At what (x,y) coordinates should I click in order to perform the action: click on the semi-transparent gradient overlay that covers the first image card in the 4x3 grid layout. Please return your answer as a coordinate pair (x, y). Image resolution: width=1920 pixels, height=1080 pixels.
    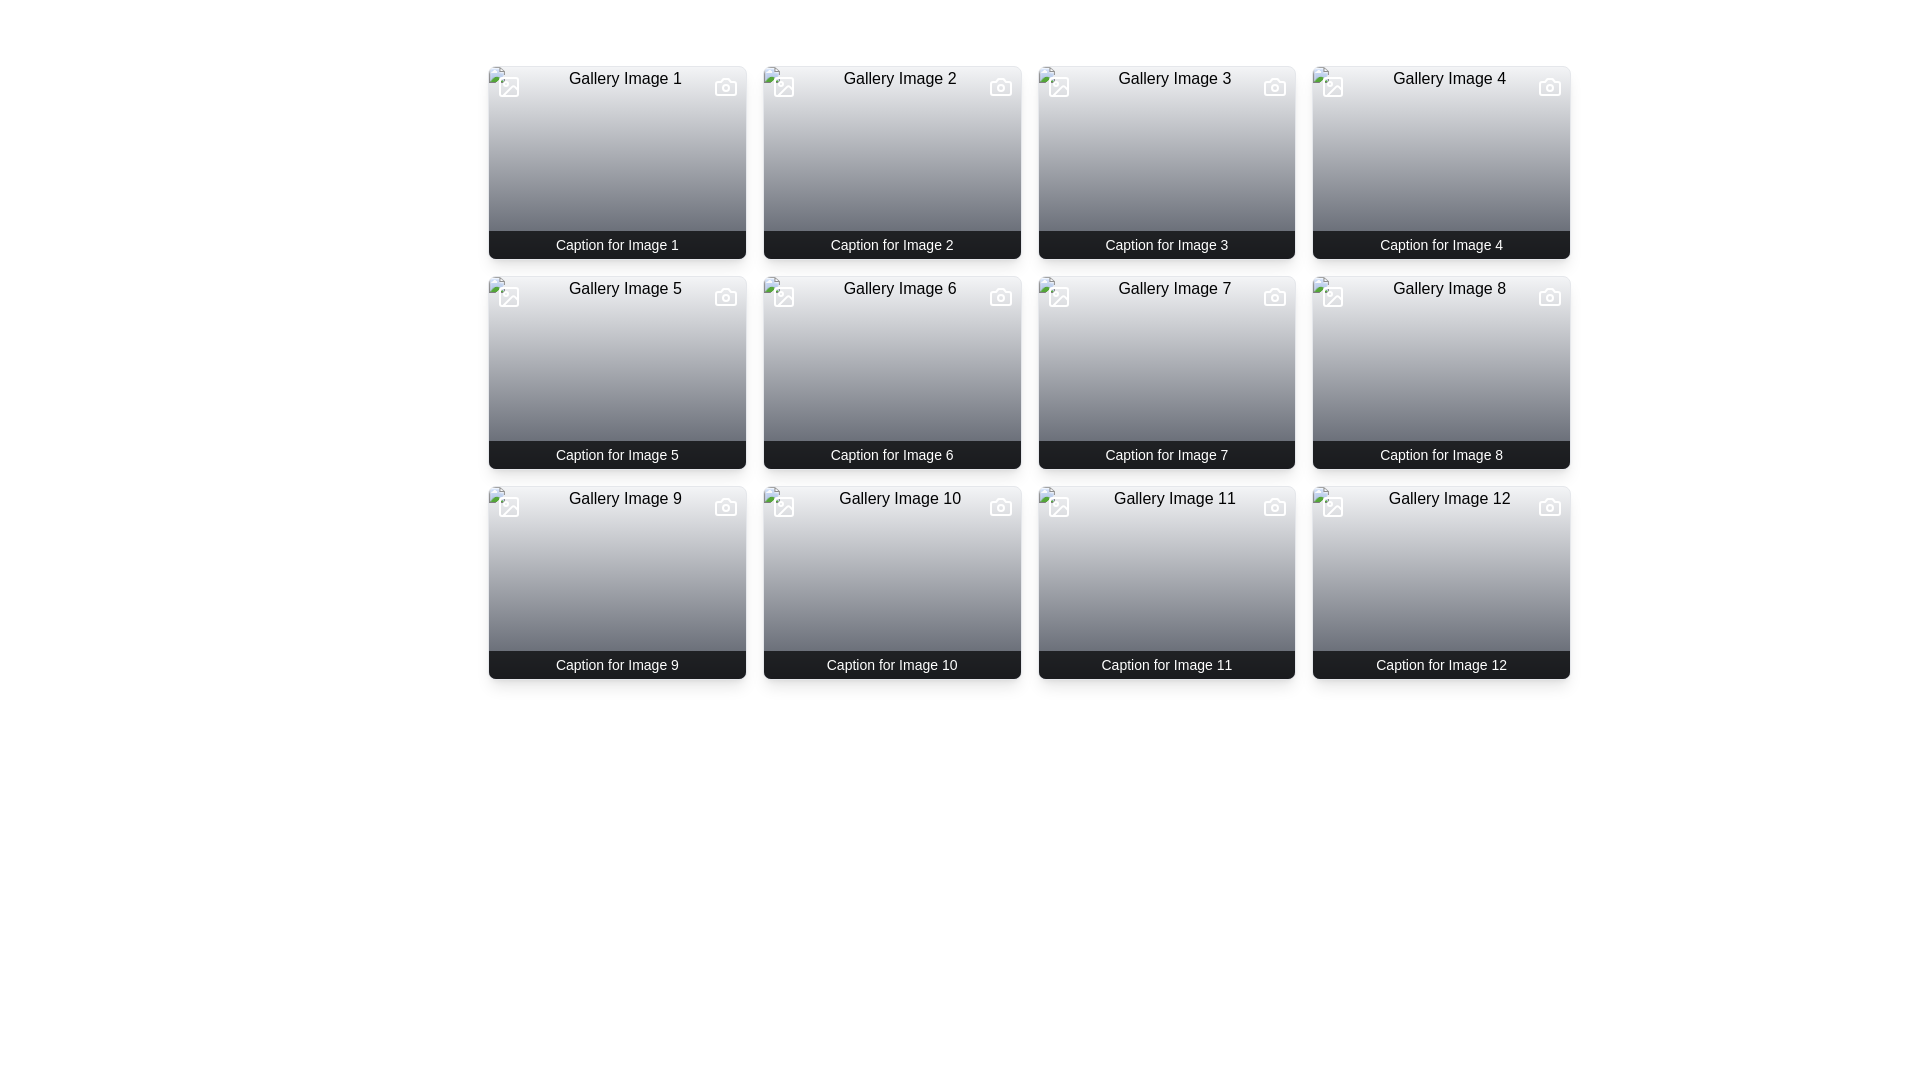
    Looking at the image, I should click on (616, 161).